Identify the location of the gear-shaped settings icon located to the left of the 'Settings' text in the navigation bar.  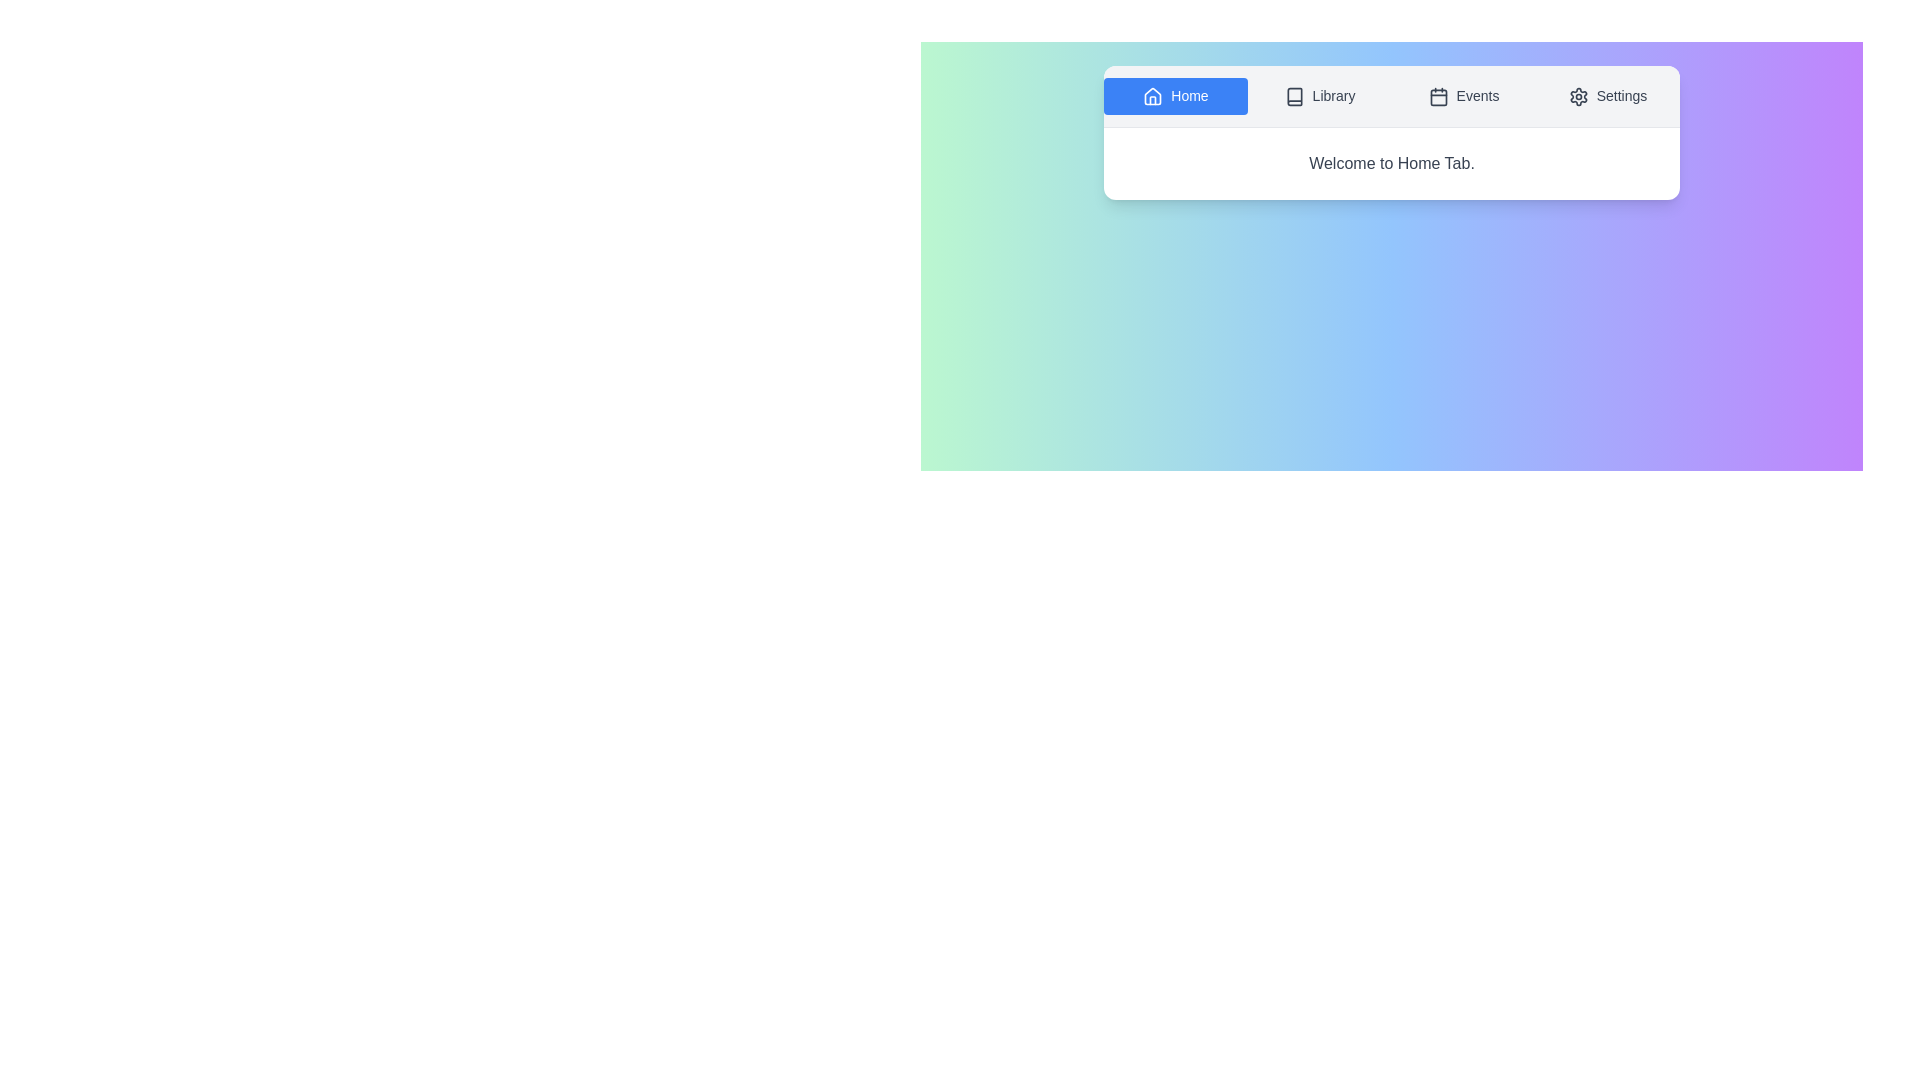
(1577, 97).